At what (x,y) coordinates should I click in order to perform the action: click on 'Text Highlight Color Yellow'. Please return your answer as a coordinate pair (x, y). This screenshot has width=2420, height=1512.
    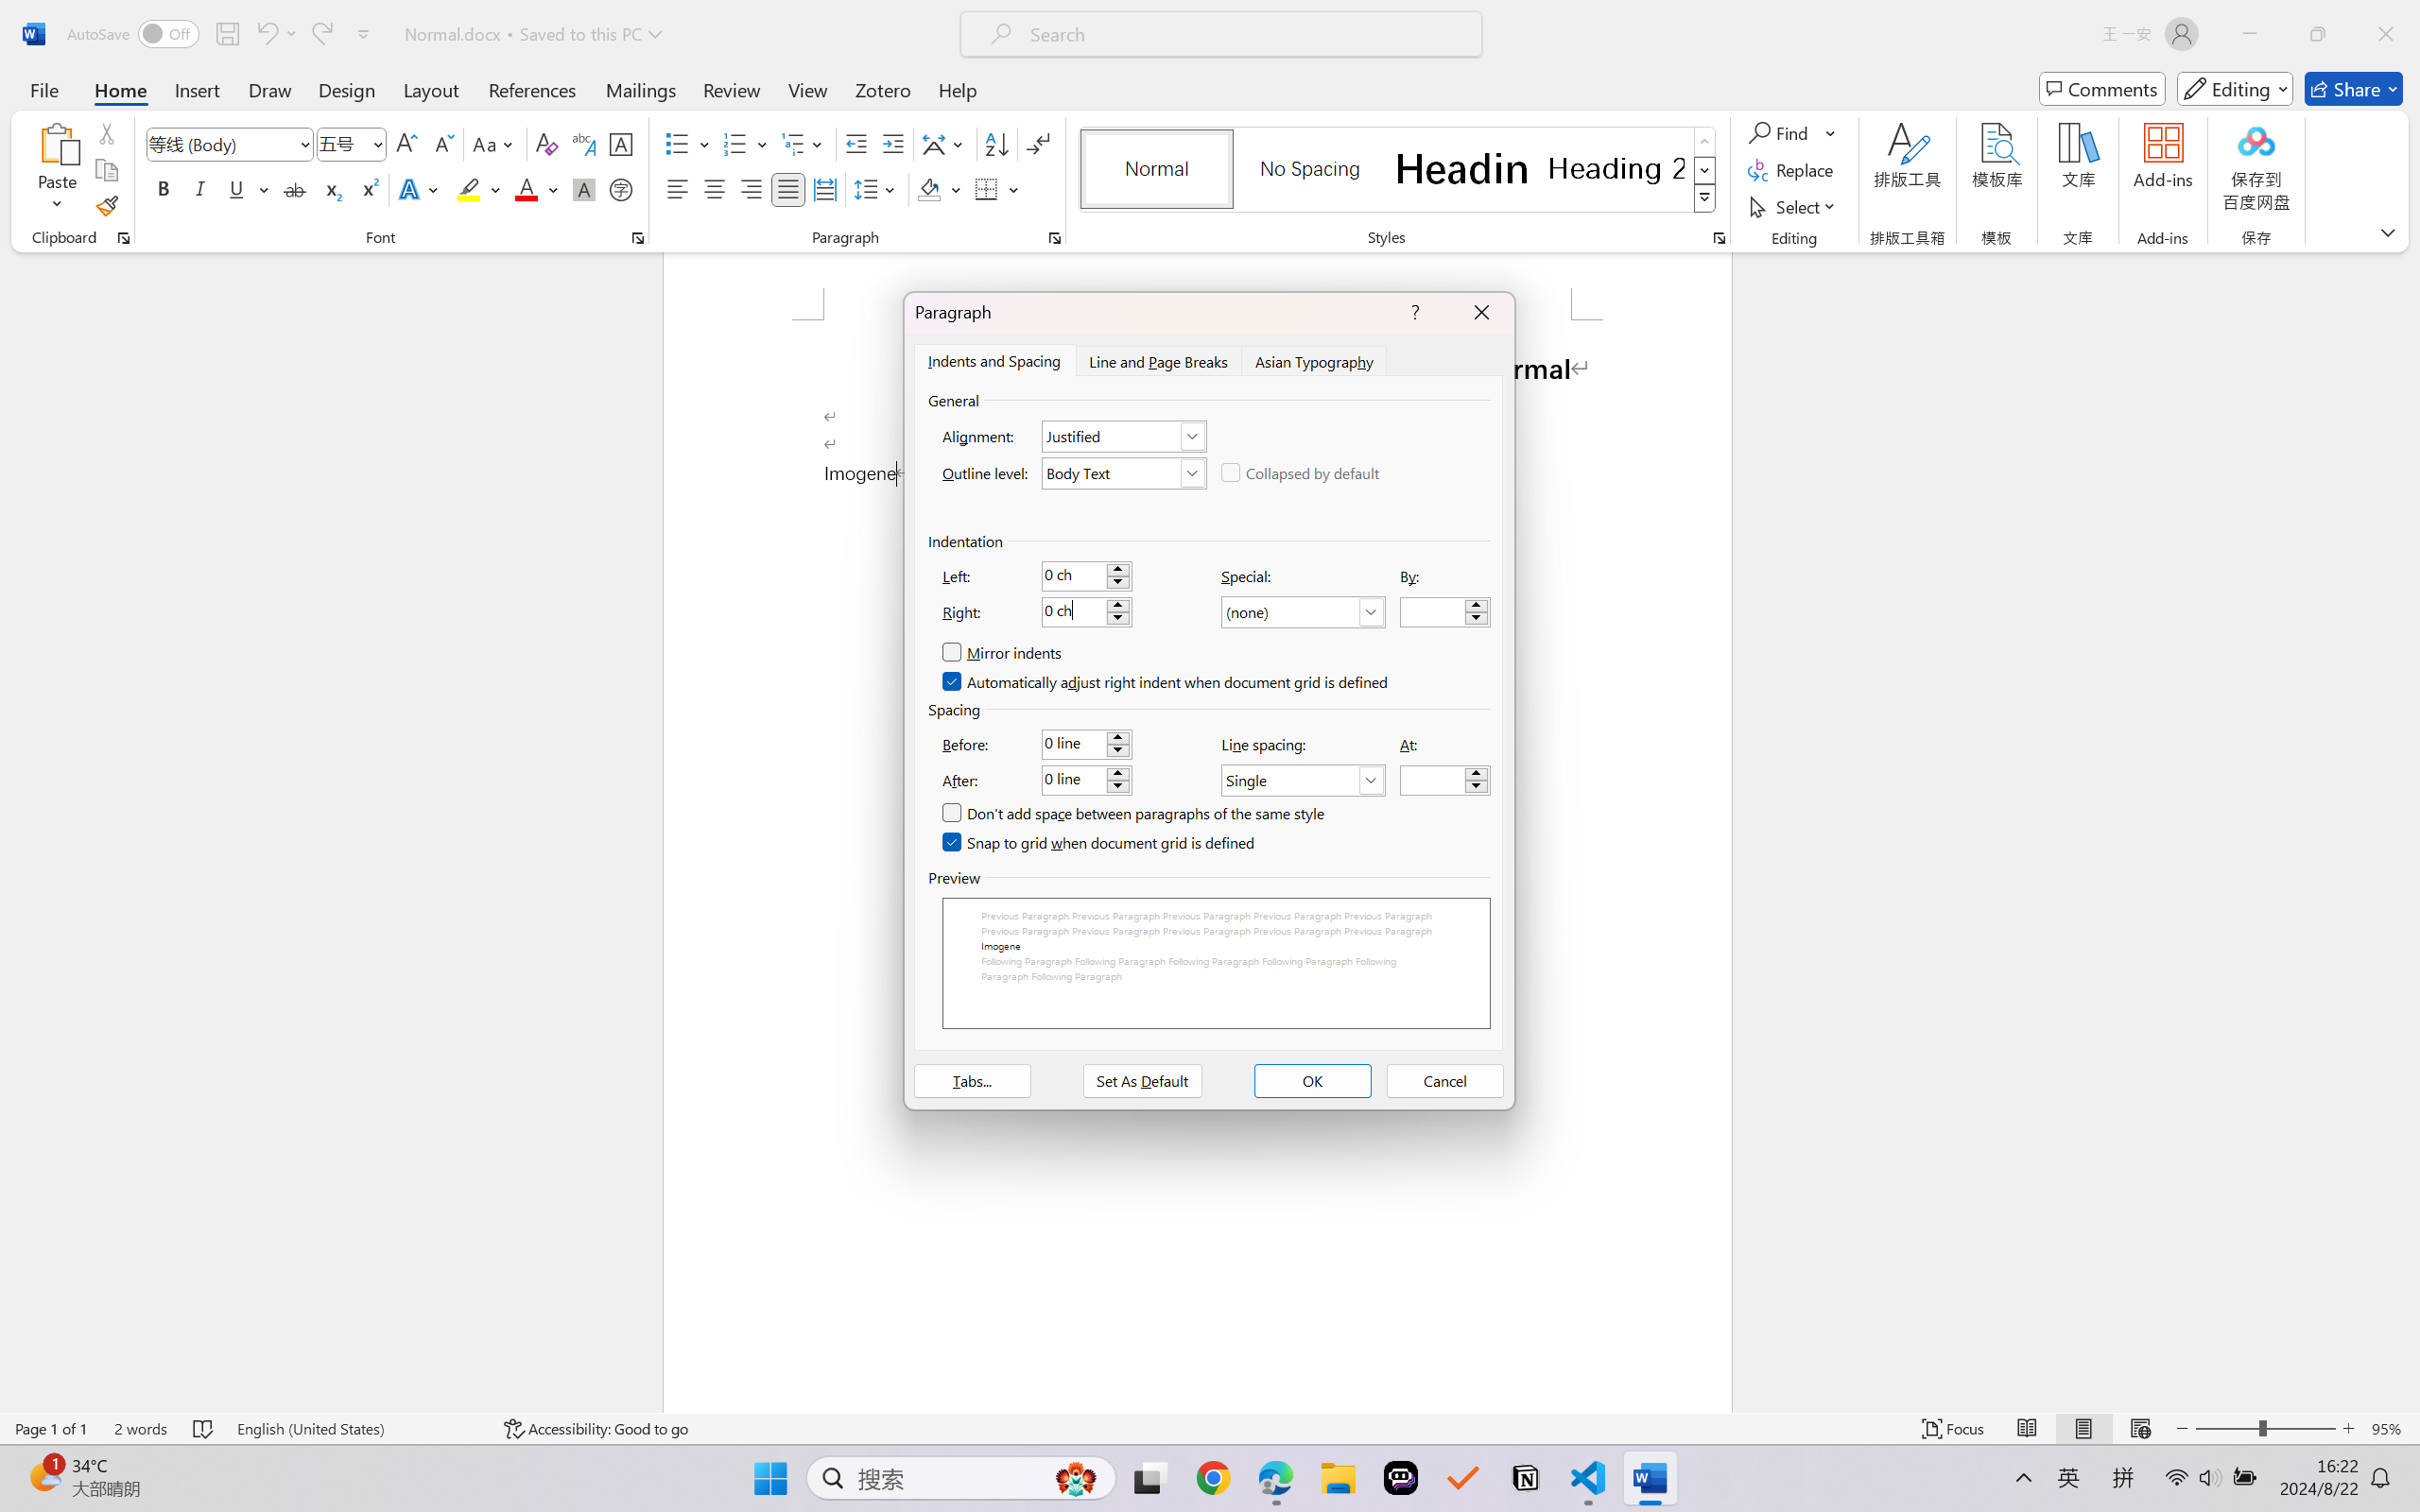
    Looking at the image, I should click on (468, 188).